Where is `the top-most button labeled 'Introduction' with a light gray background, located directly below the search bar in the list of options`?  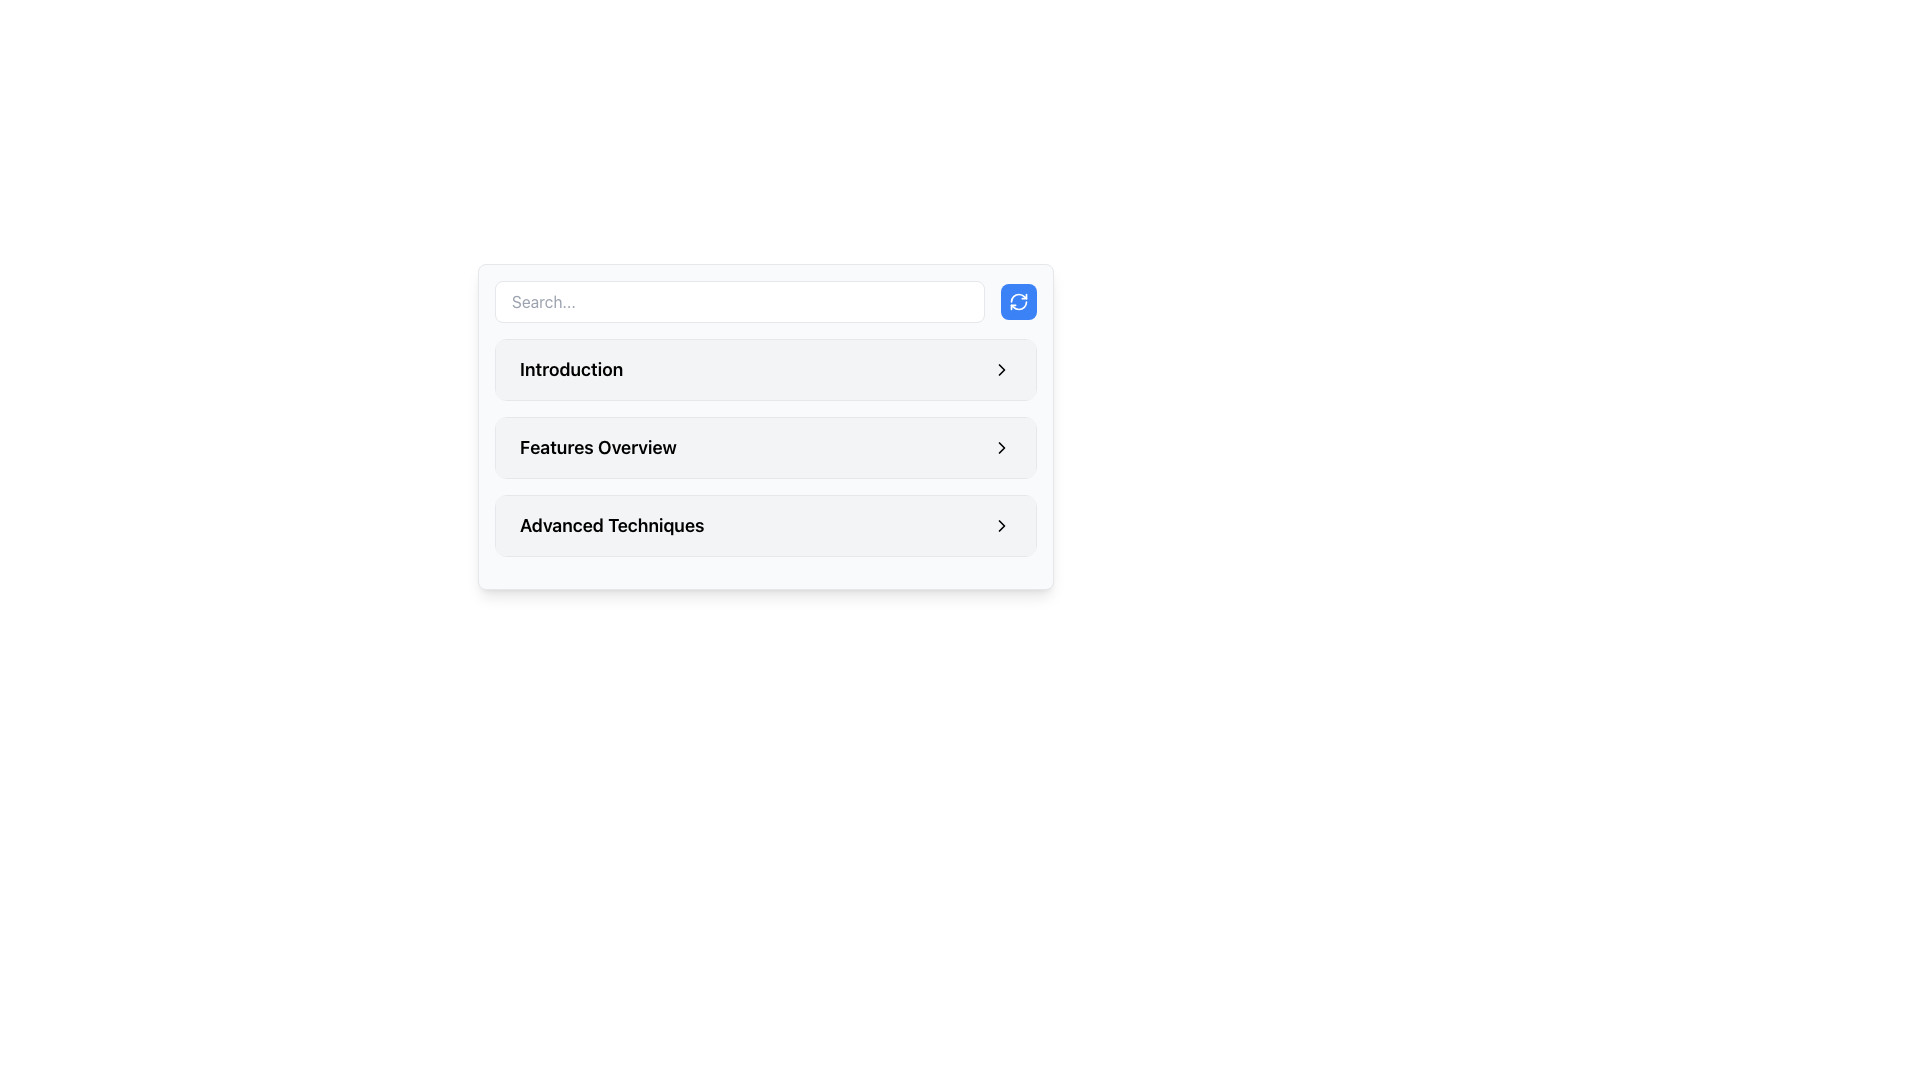 the top-most button labeled 'Introduction' with a light gray background, located directly below the search bar in the list of options is located at coordinates (765, 370).